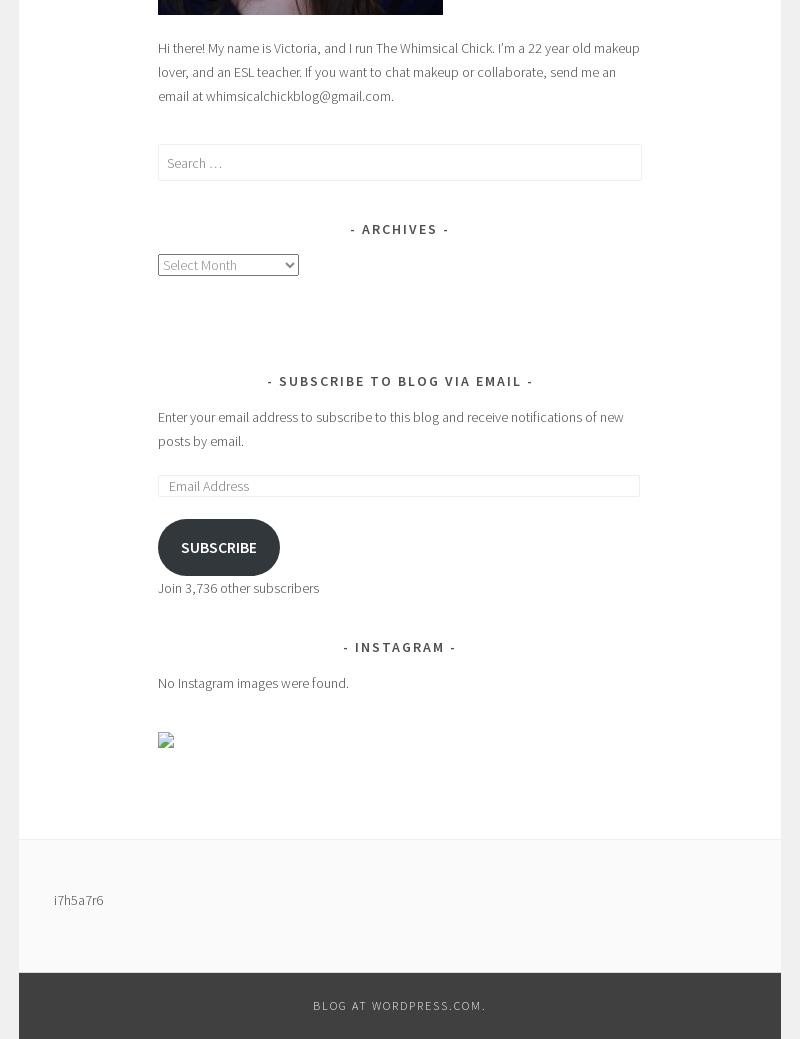 Image resolution: width=800 pixels, height=1039 pixels. Describe the element at coordinates (389, 428) in the screenshot. I see `'Enter your email address to subscribe to this blog and receive notifications of new posts by email.'` at that location.